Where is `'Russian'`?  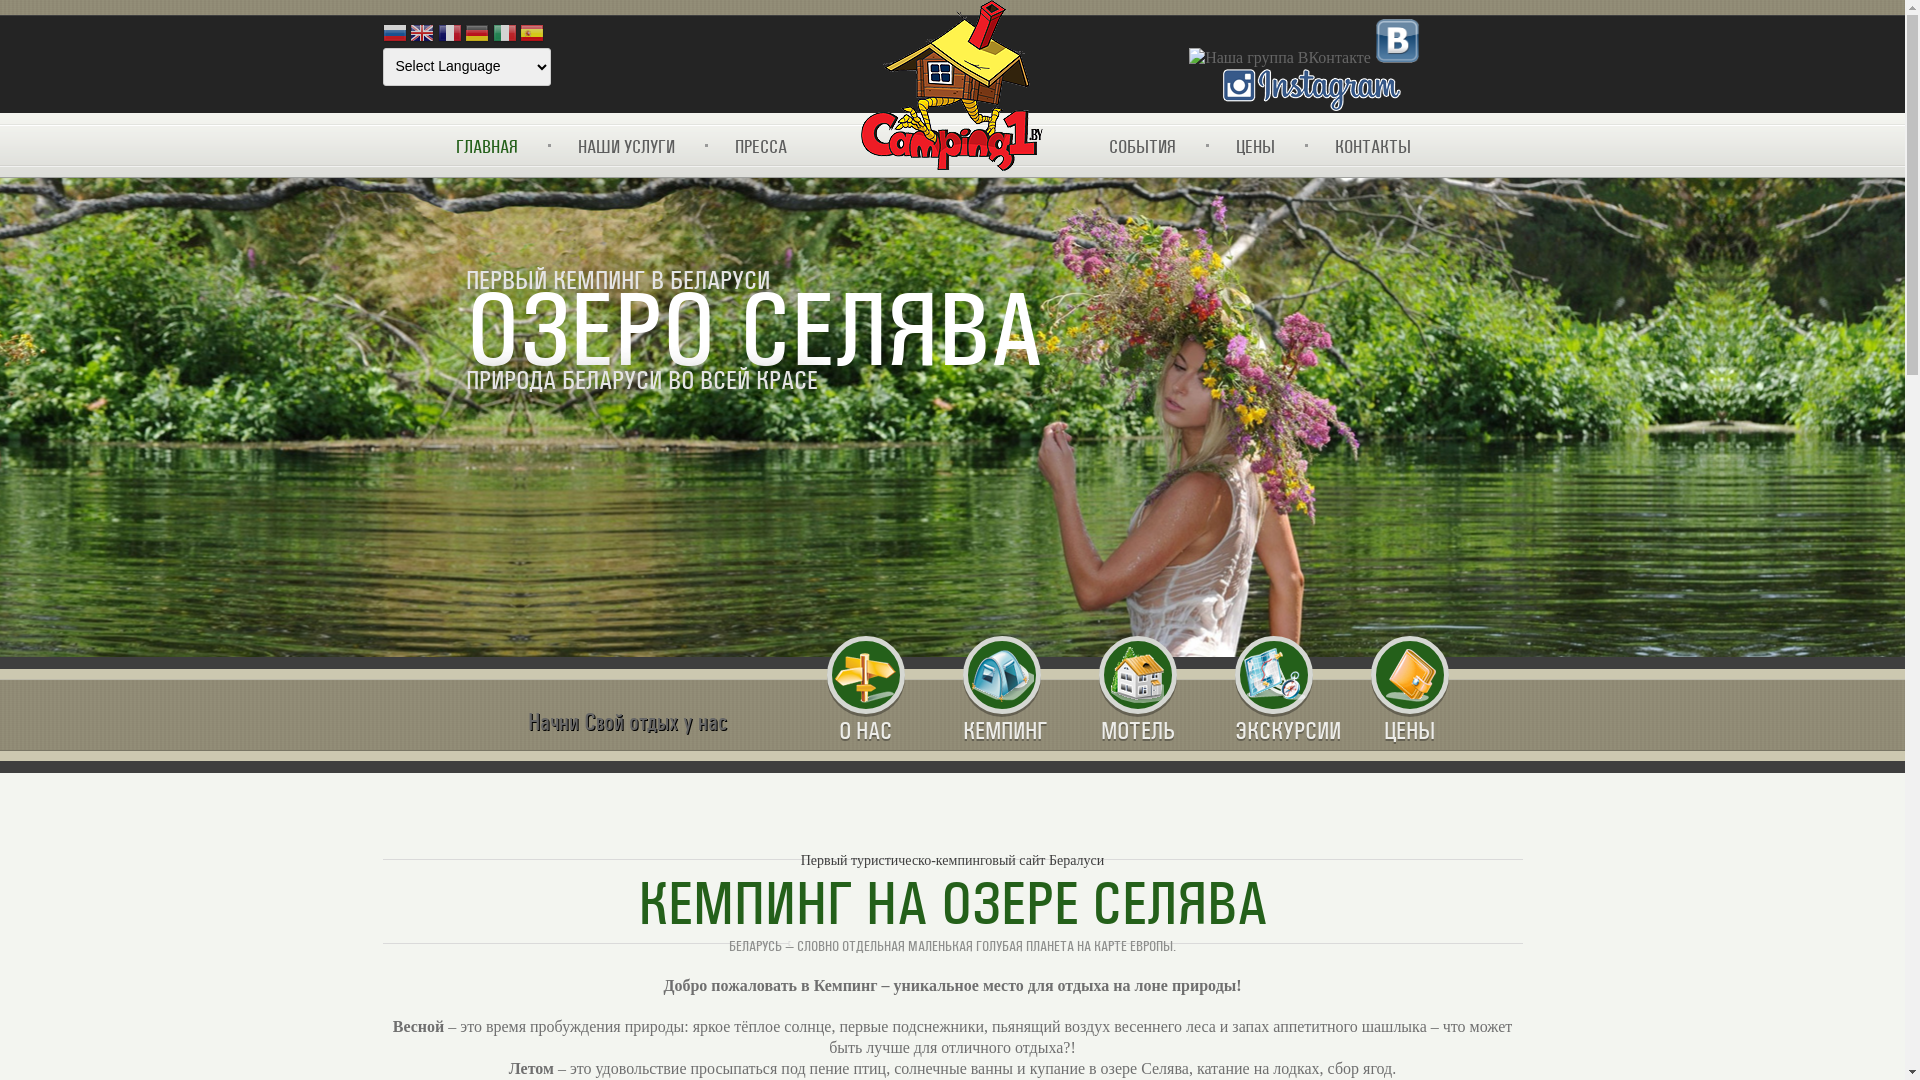
'Russian' is located at coordinates (393, 34).